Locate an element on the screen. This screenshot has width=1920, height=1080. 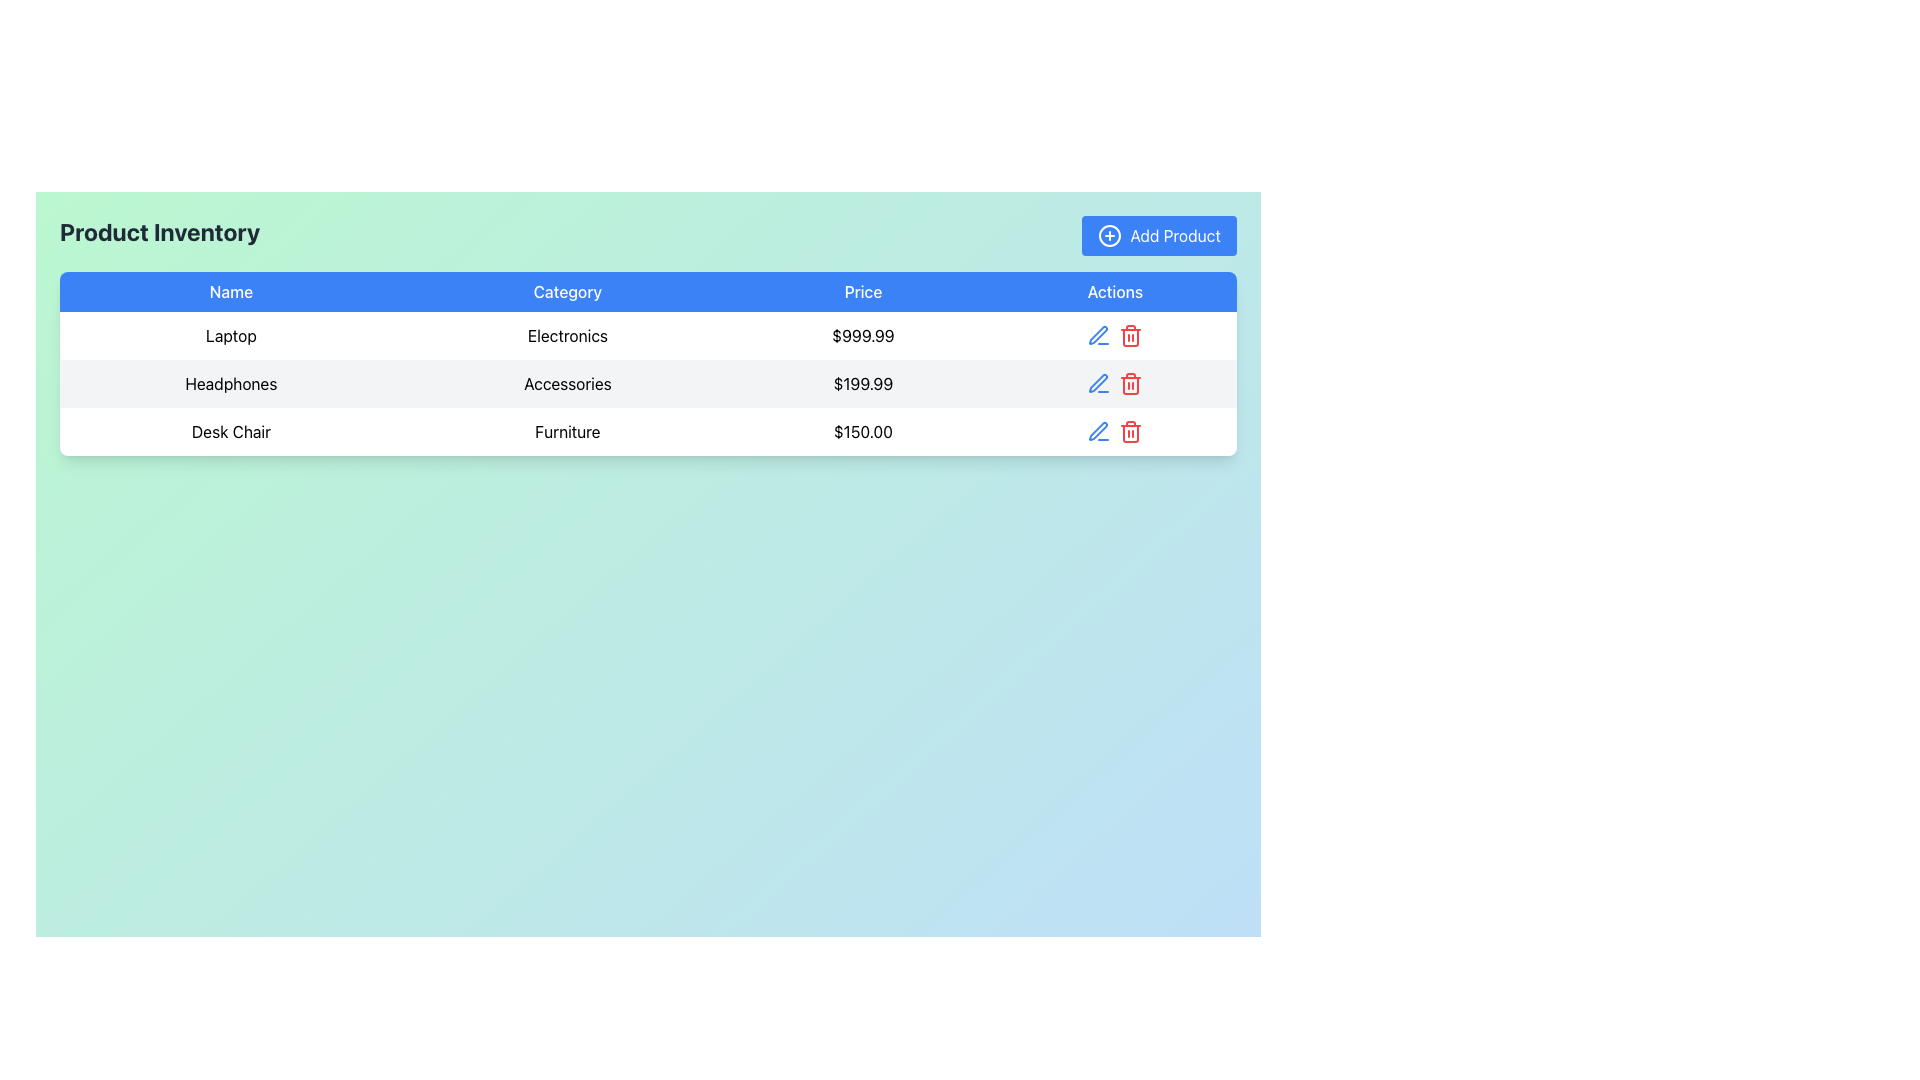
the blue outlined pencil icon in the 'Actions' column of the second row is located at coordinates (1097, 430).